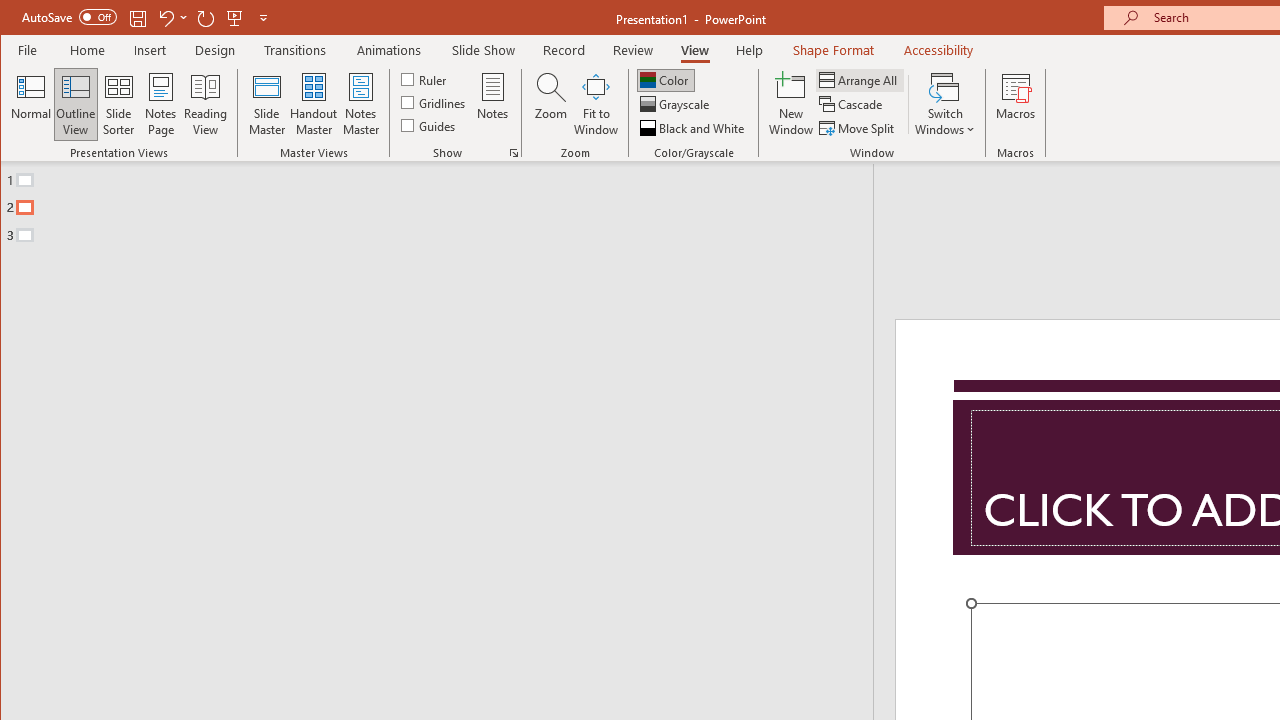 This screenshot has height=720, width=1280. Describe the element at coordinates (429, 125) in the screenshot. I see `'Guides'` at that location.